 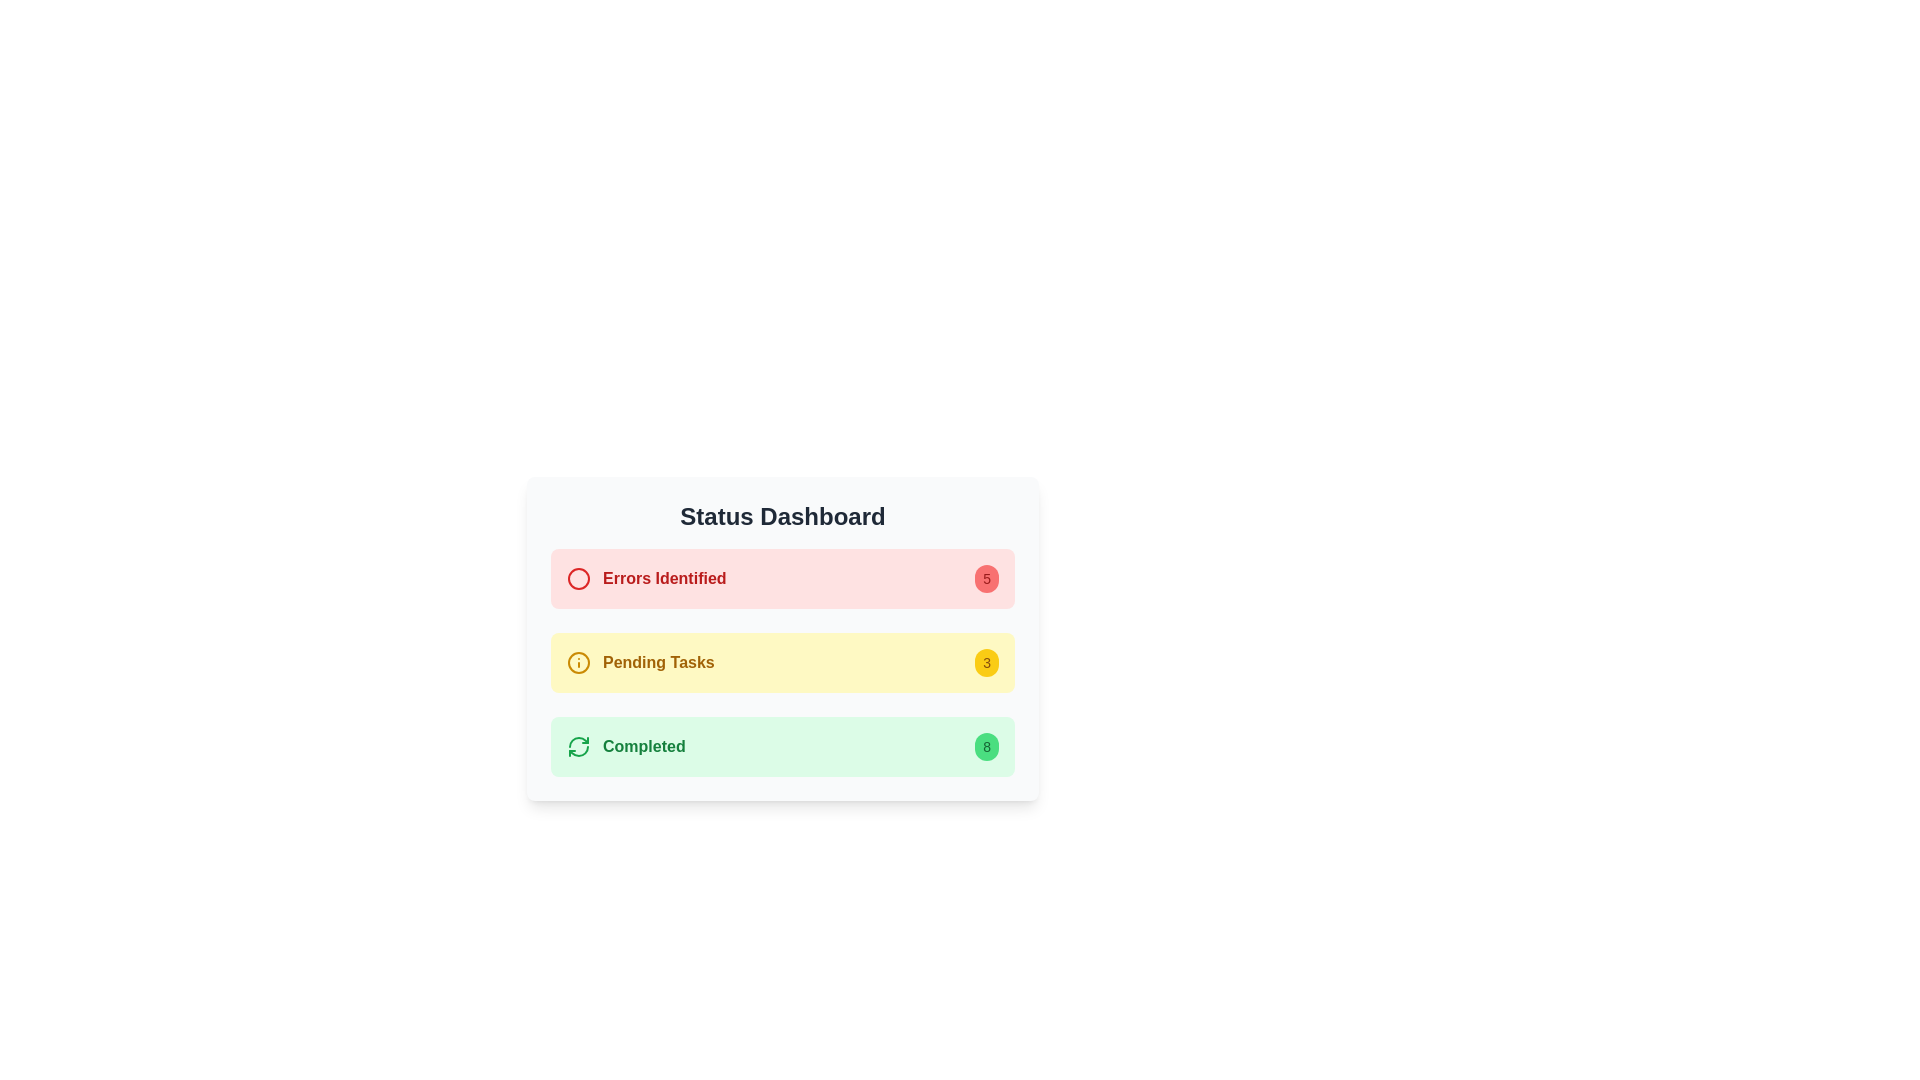 I want to click on the 'Pending Tasks' label with icon located in the middle section of the status dashboard, so click(x=640, y=663).